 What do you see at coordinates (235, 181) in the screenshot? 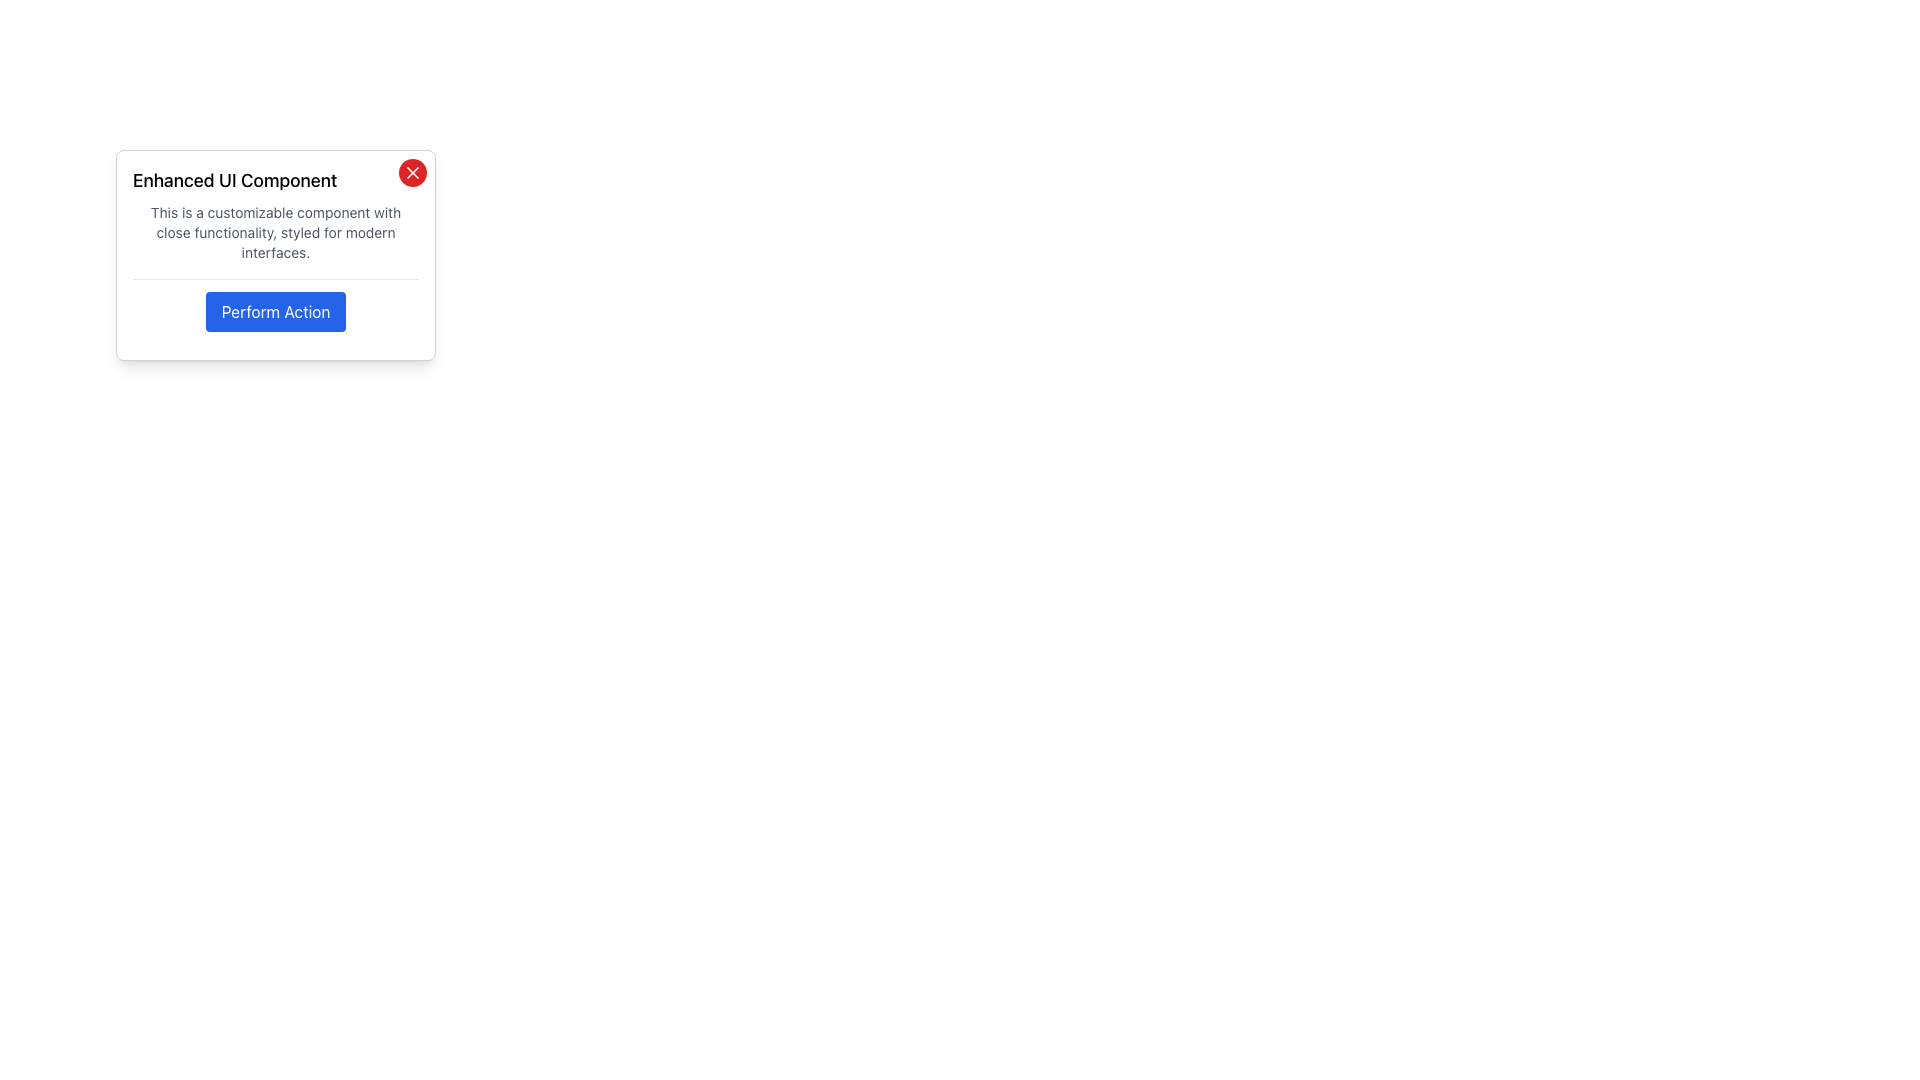
I see `the static text label at the top-left corner of the dialog box, which serves as the title indicating its purpose` at bounding box center [235, 181].